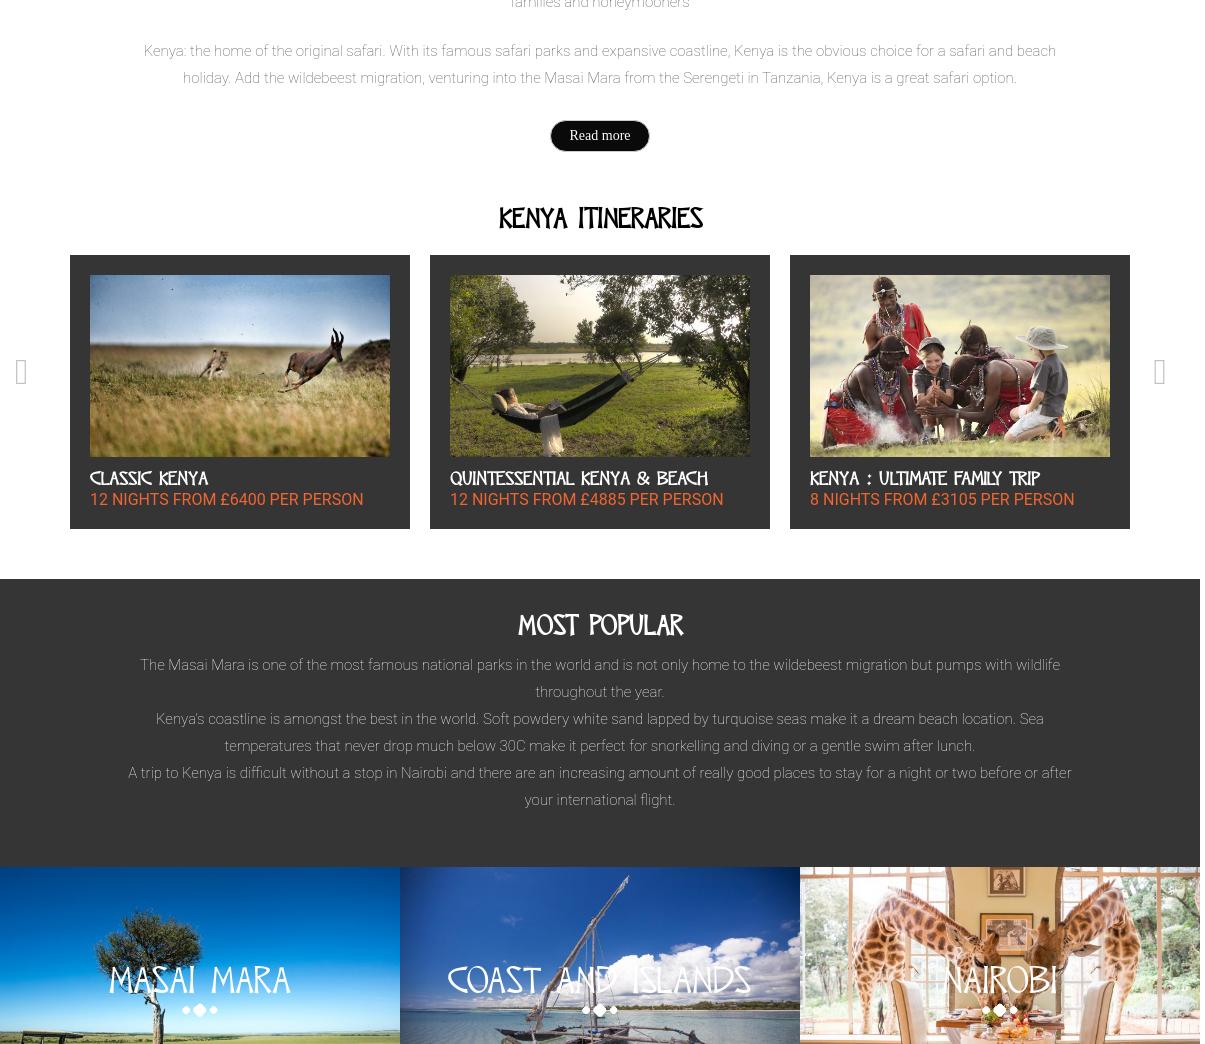 This screenshot has width=1205, height=1044. What do you see at coordinates (598, 133) in the screenshot?
I see `'Read more'` at bounding box center [598, 133].